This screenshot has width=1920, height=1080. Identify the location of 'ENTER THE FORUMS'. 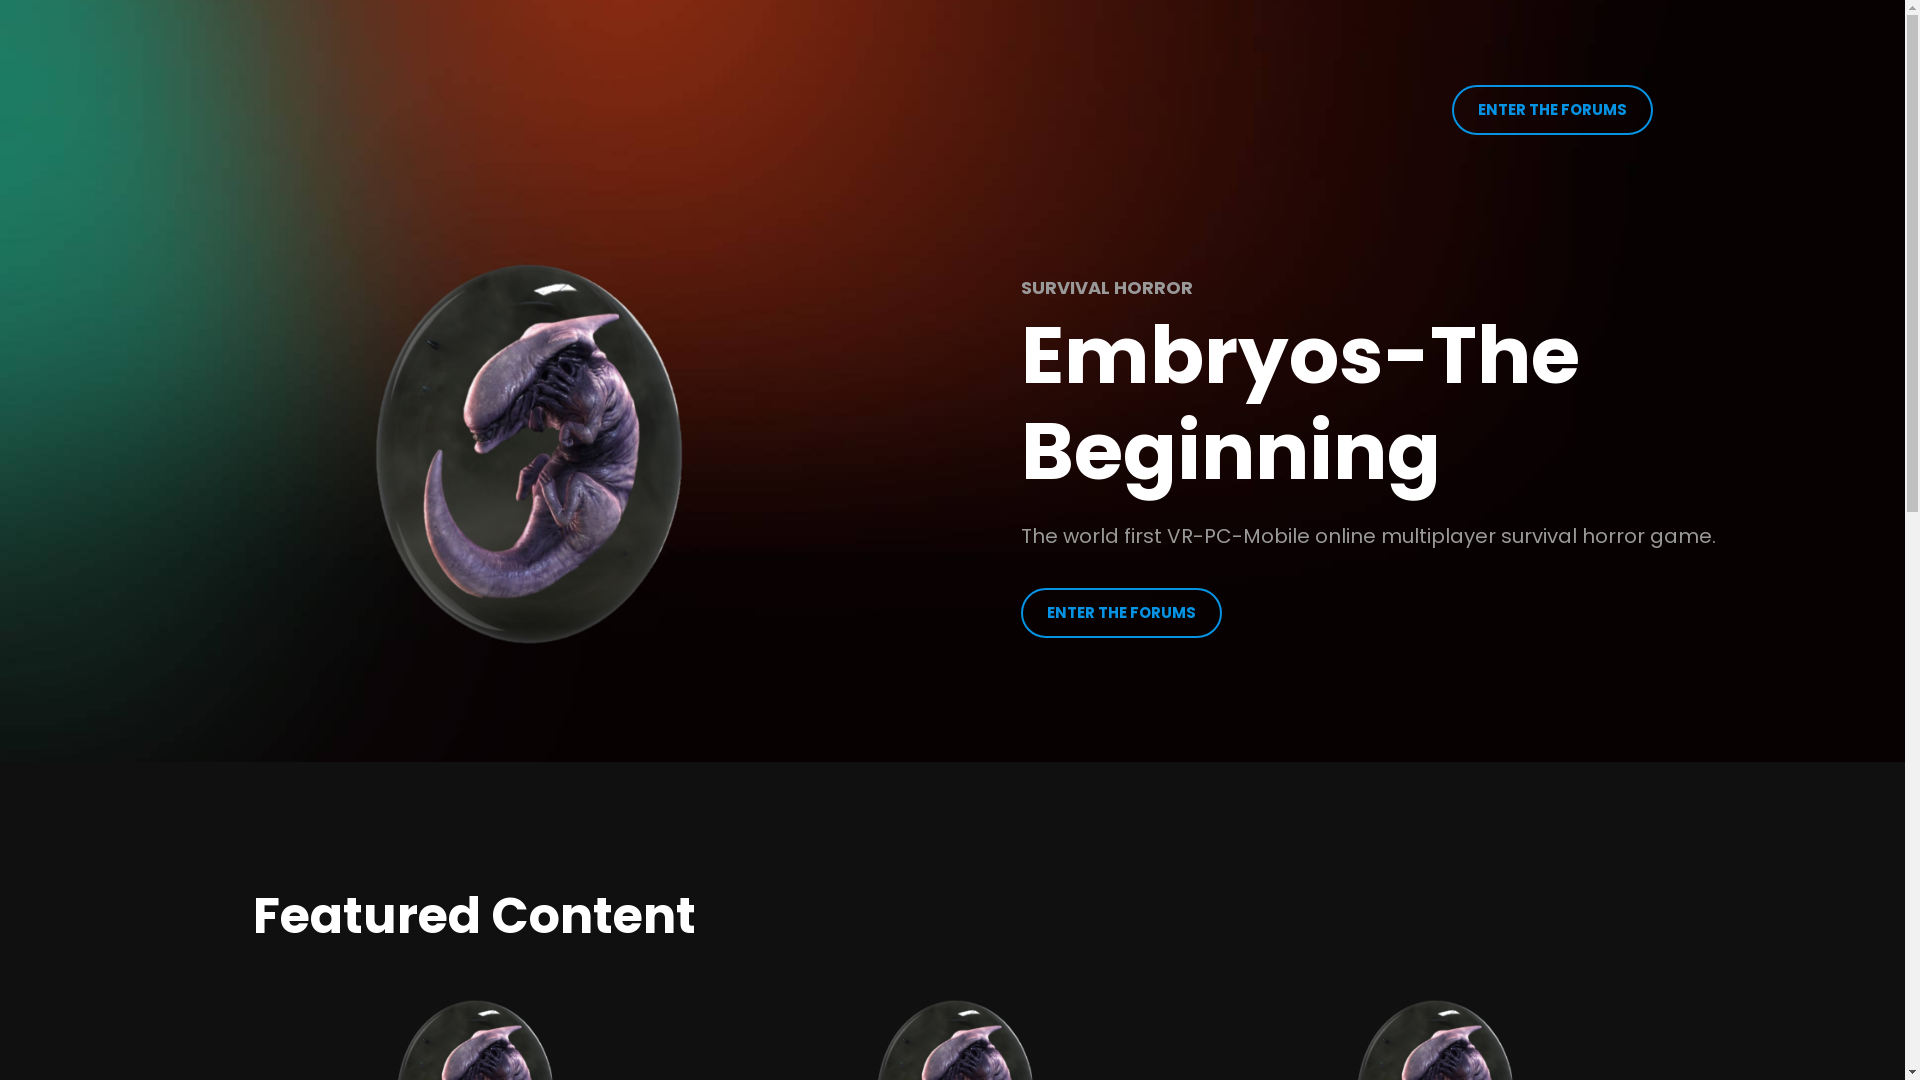
(1121, 612).